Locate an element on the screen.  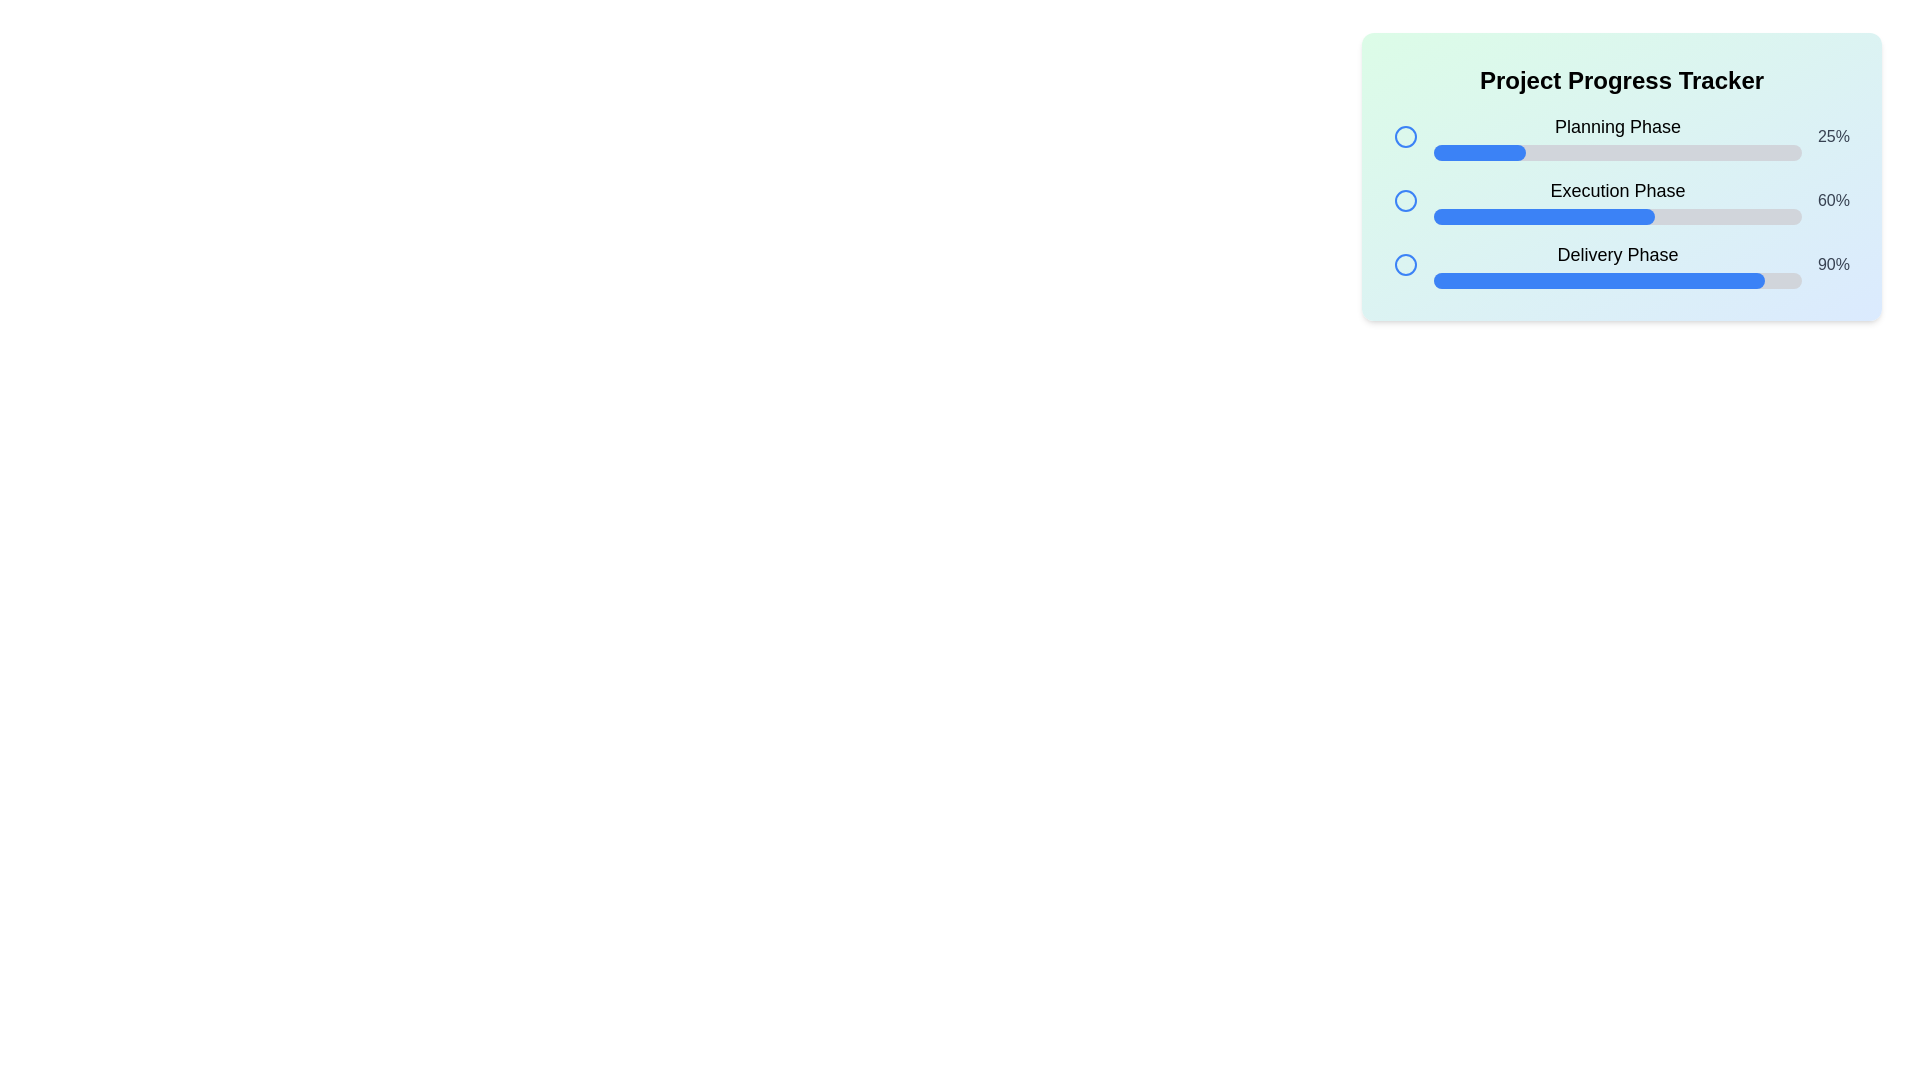
the progress bar of the 'Execution Phase' progress tracker item is located at coordinates (1622, 200).